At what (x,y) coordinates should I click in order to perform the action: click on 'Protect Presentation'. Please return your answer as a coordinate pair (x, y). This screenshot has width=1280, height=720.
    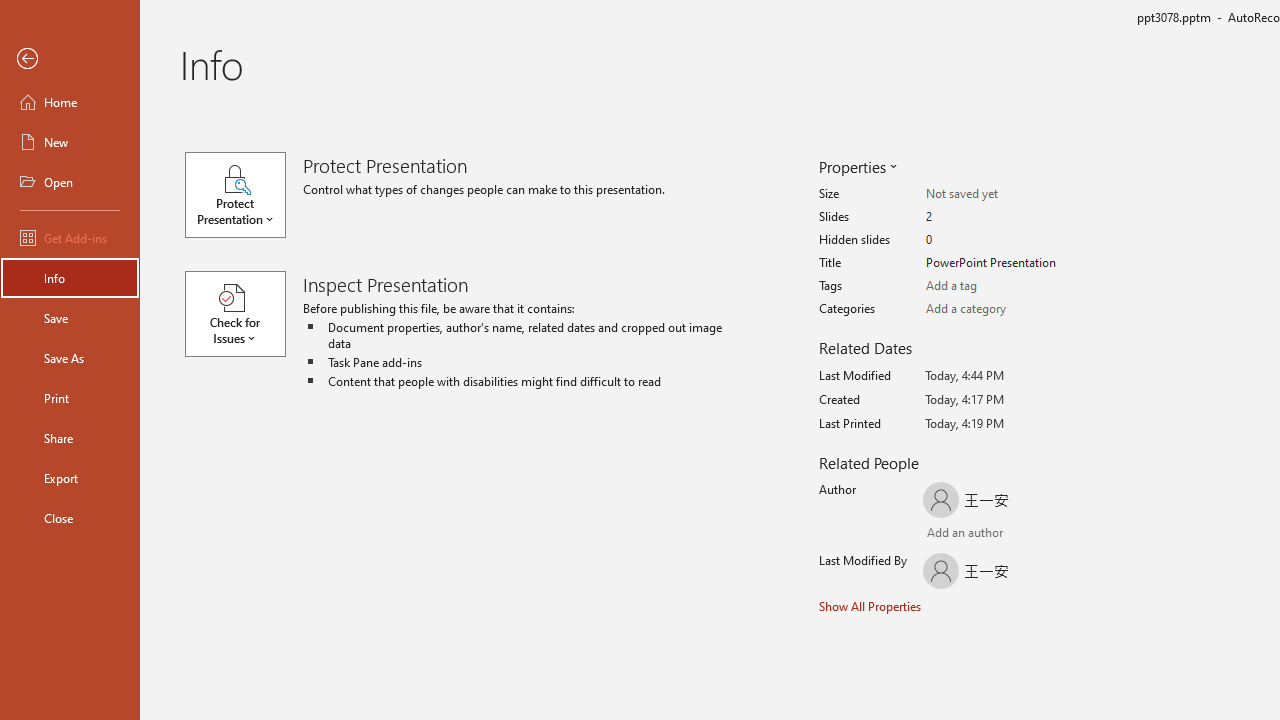
    Looking at the image, I should click on (243, 195).